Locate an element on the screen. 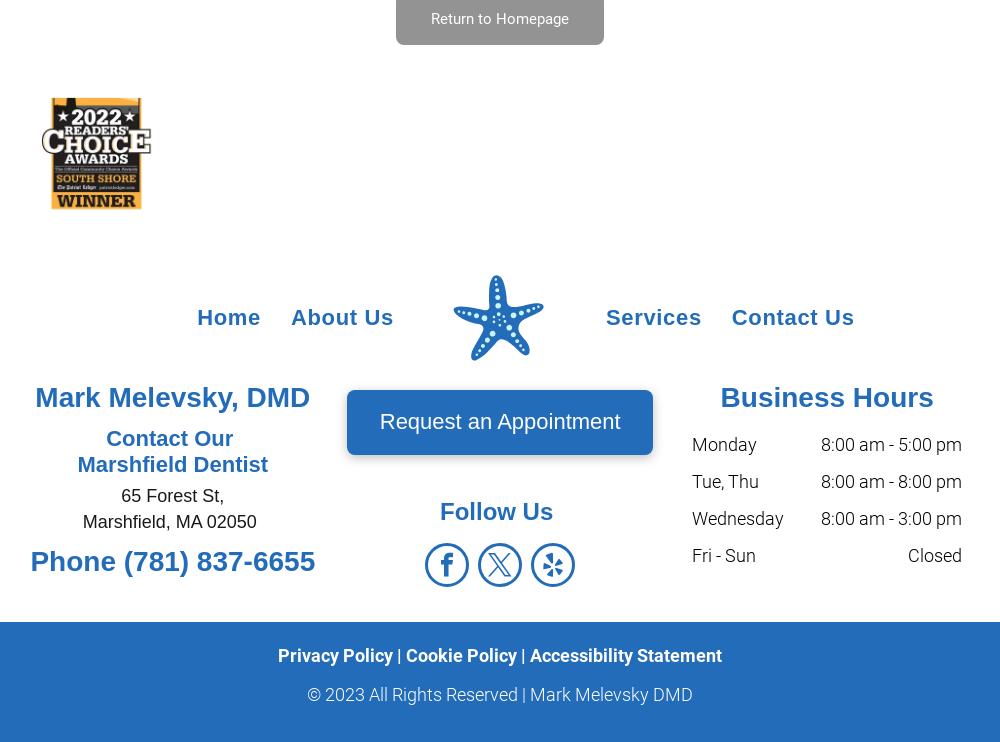 The height and width of the screenshot is (742, 1000). 'Closed' is located at coordinates (935, 553).